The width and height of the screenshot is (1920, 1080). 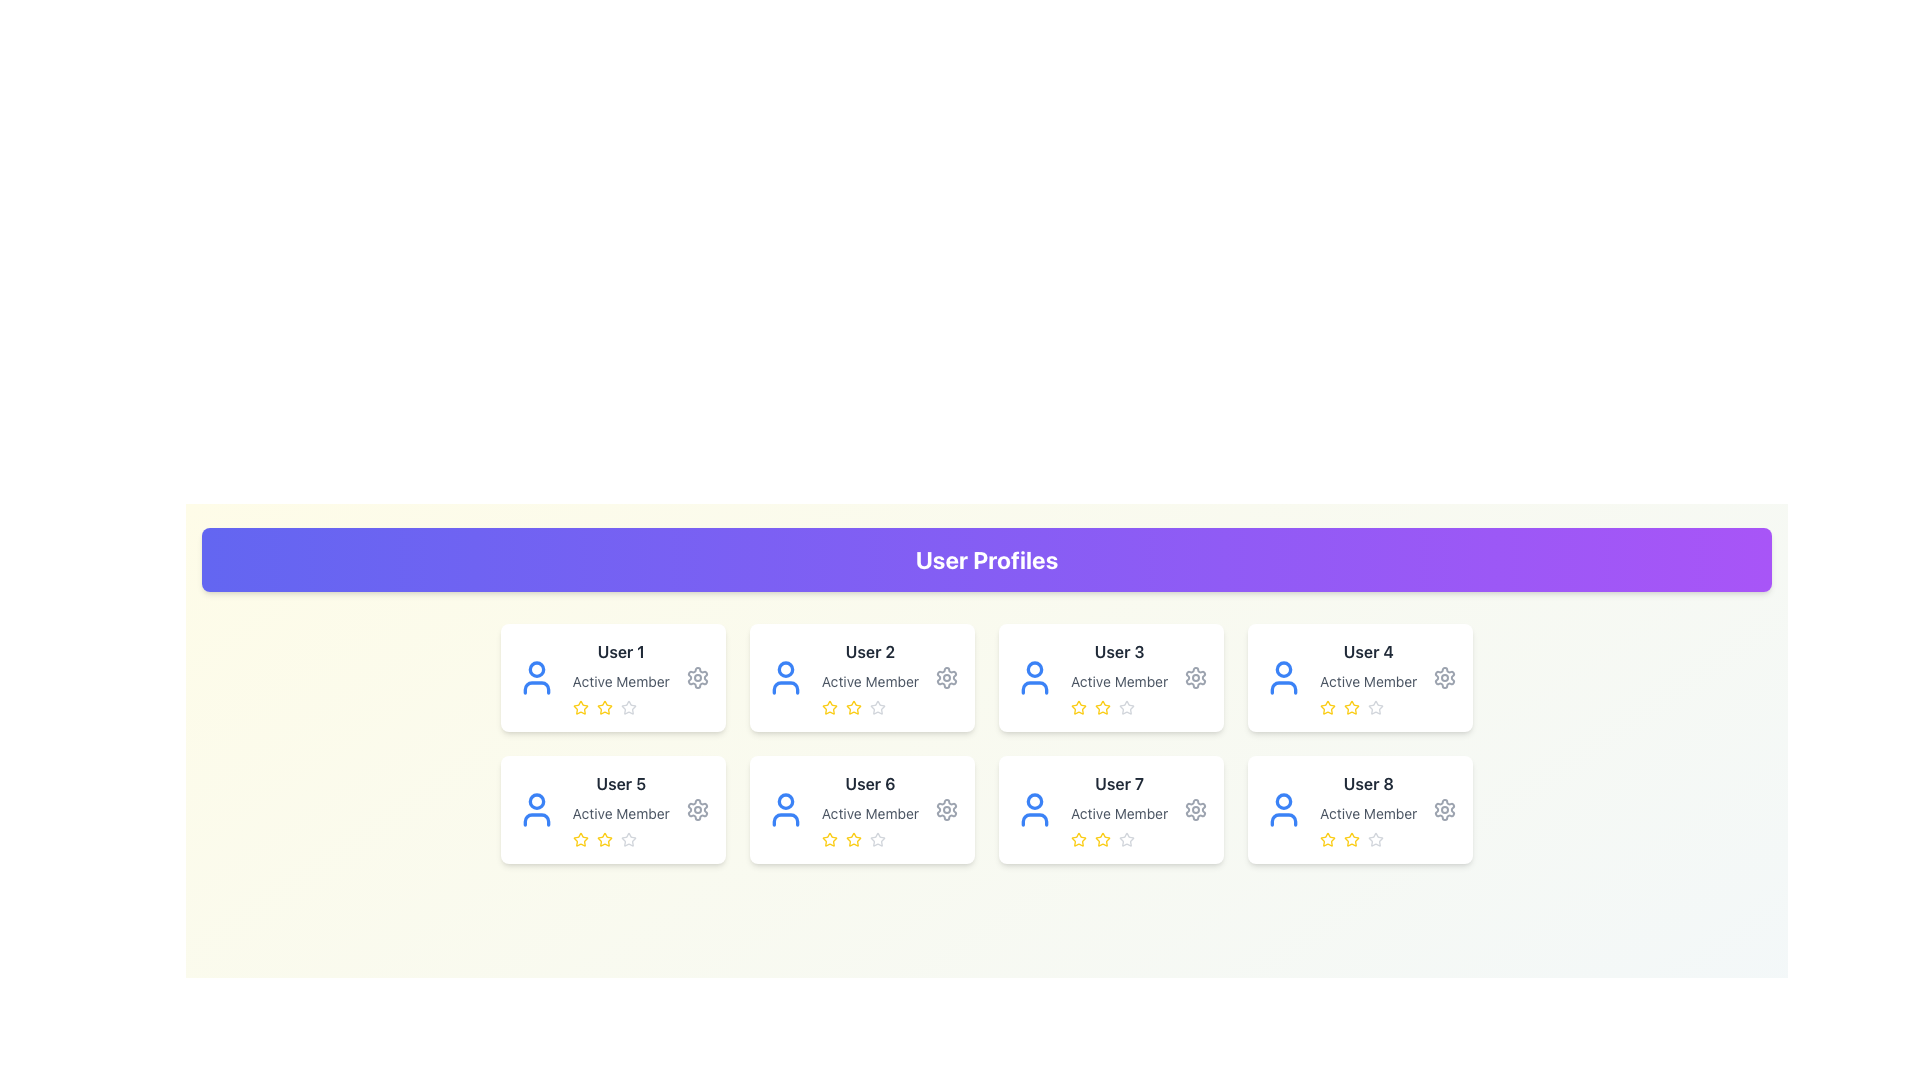 What do you see at coordinates (612, 810) in the screenshot?
I see `the gear icon on the Profile card located in the second row and first column of the grid layout for settings` at bounding box center [612, 810].